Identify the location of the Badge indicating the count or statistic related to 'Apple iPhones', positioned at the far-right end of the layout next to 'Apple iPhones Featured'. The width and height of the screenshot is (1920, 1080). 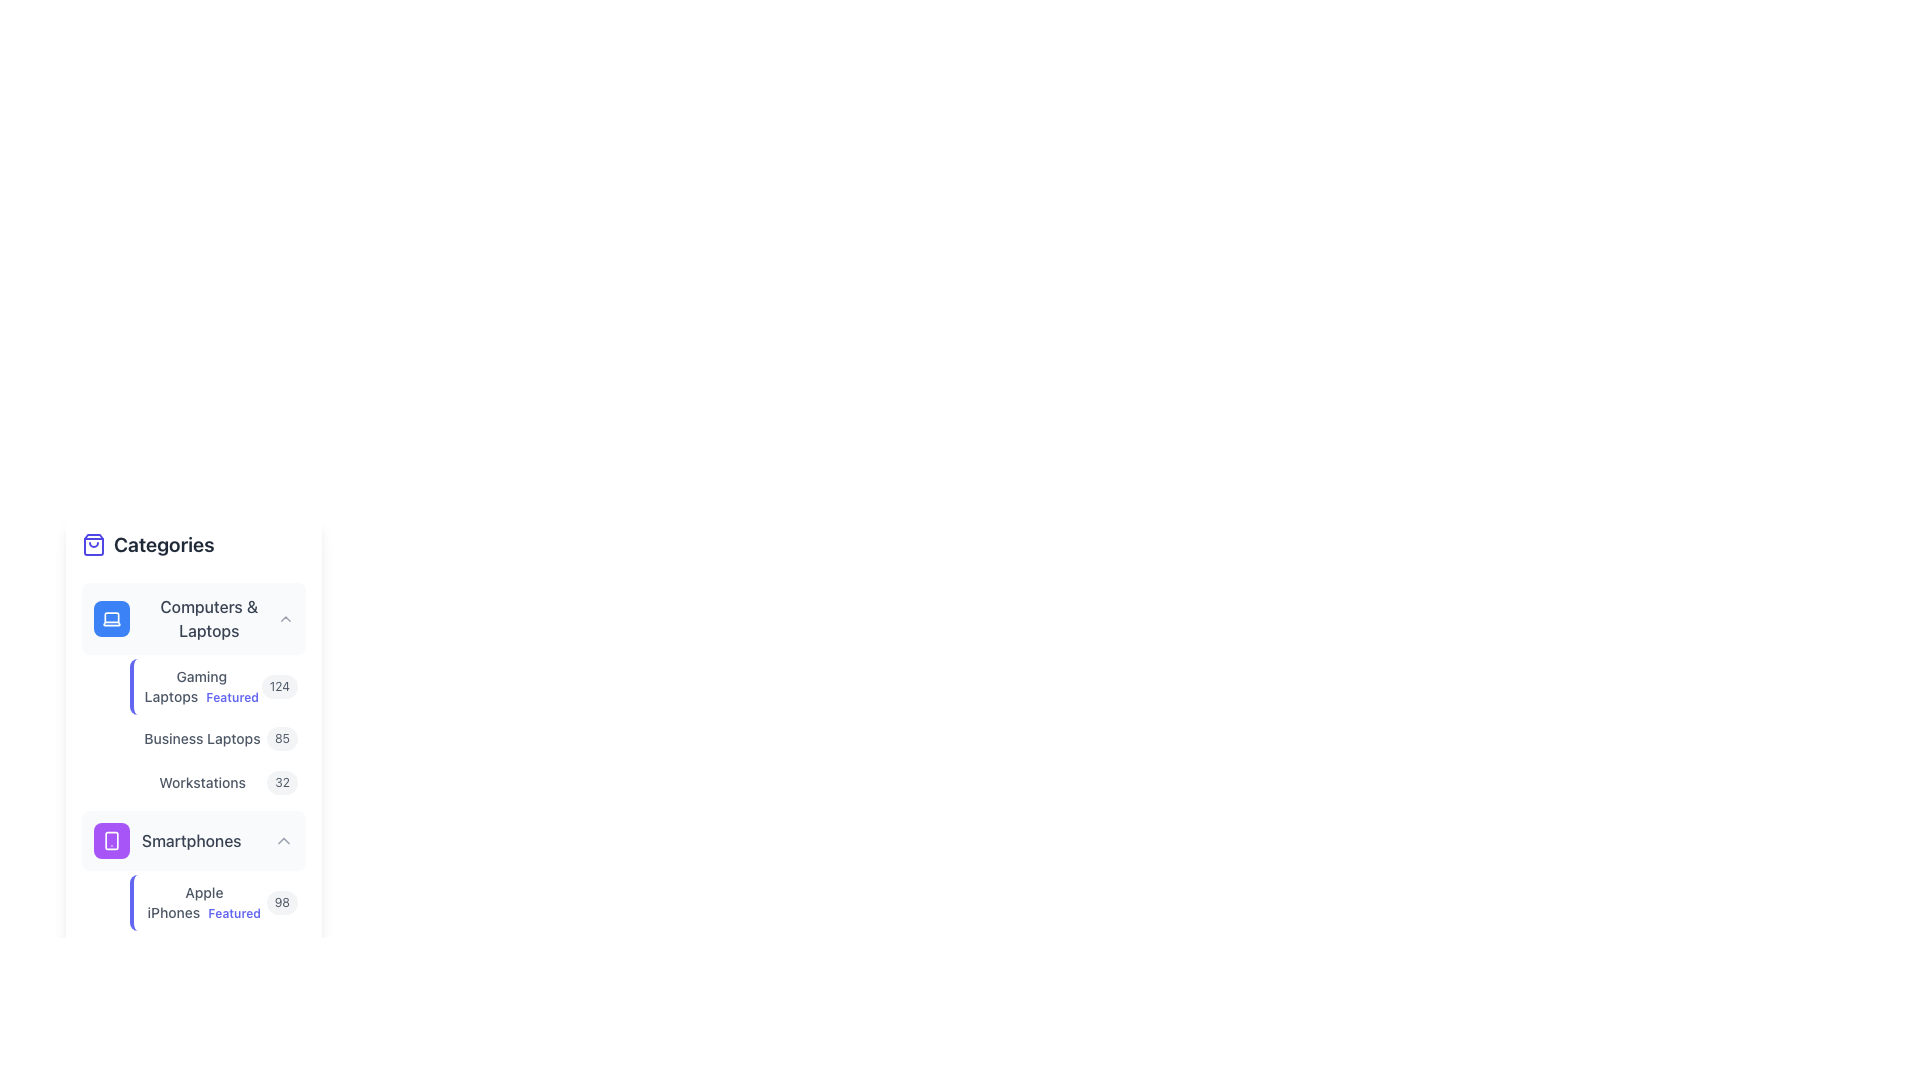
(281, 902).